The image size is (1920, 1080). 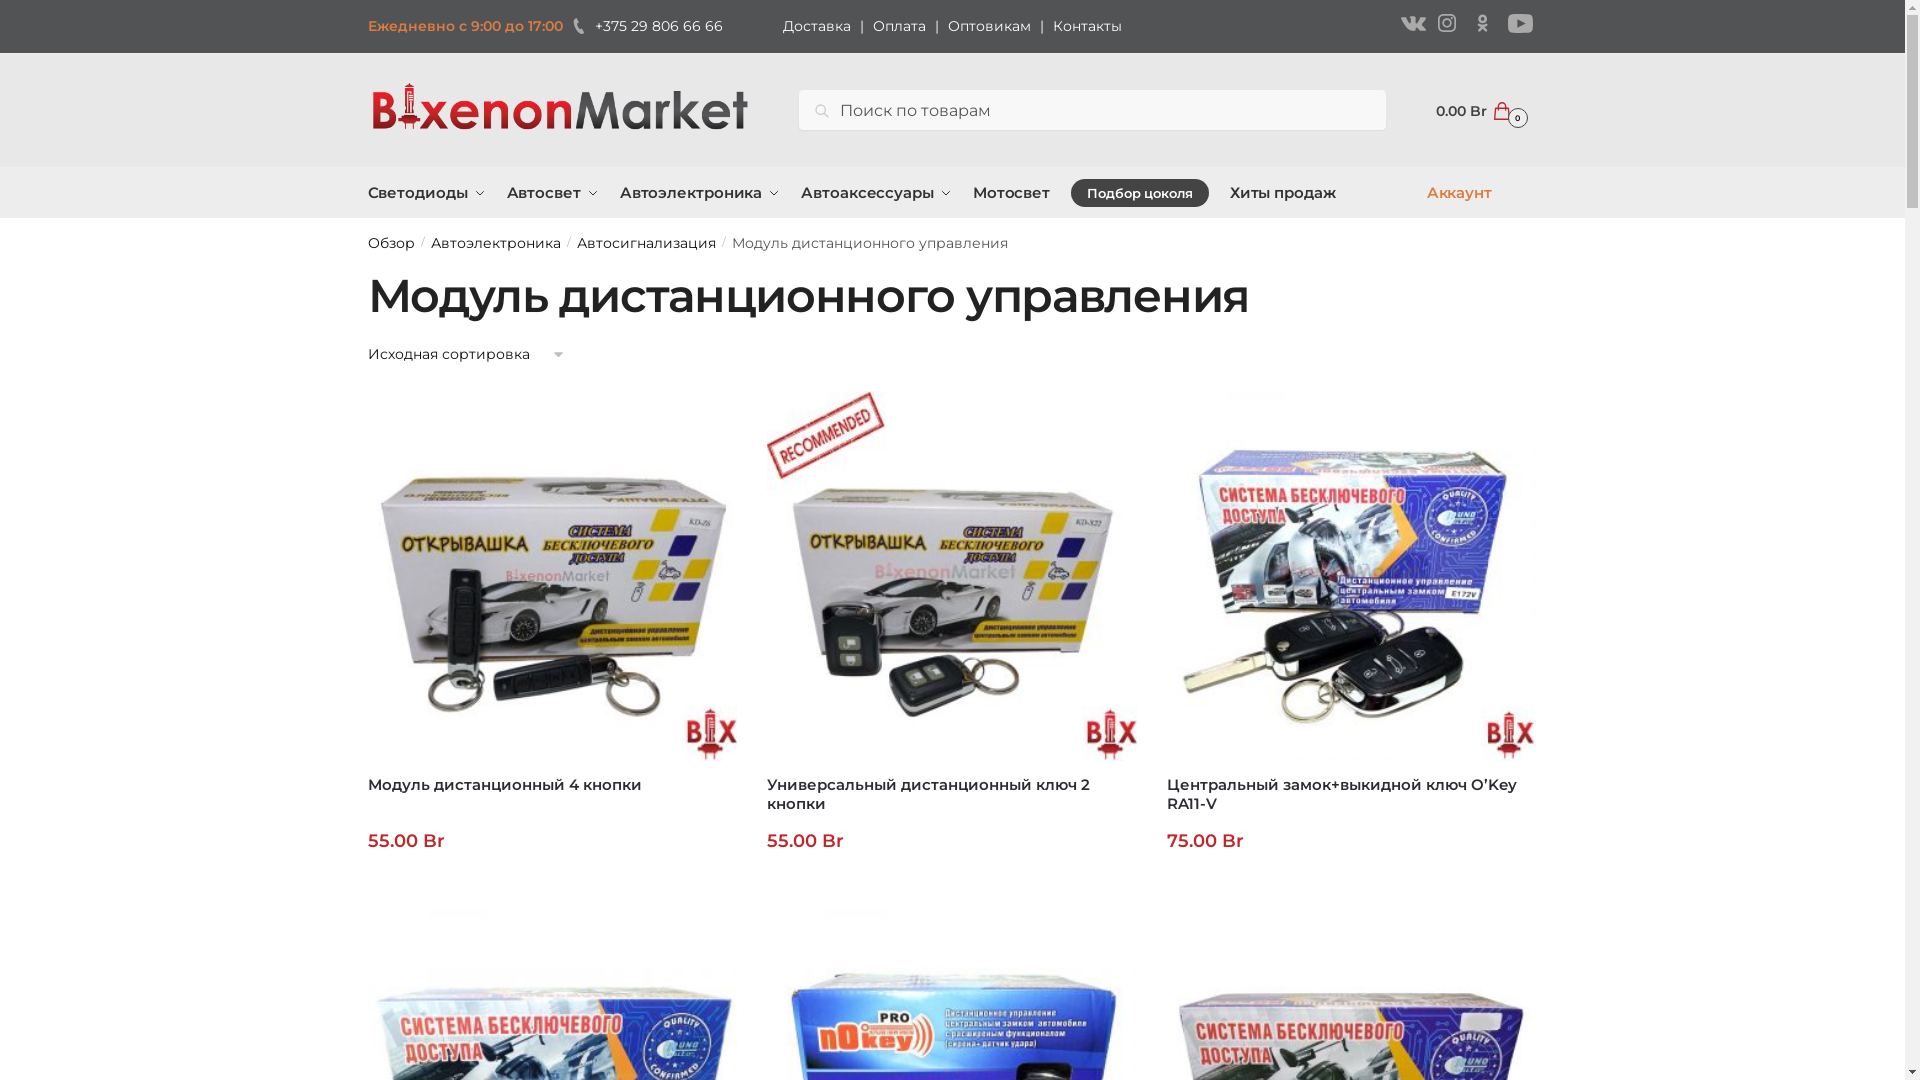 I want to click on '0.00 Br 0', so click(x=1478, y=110).